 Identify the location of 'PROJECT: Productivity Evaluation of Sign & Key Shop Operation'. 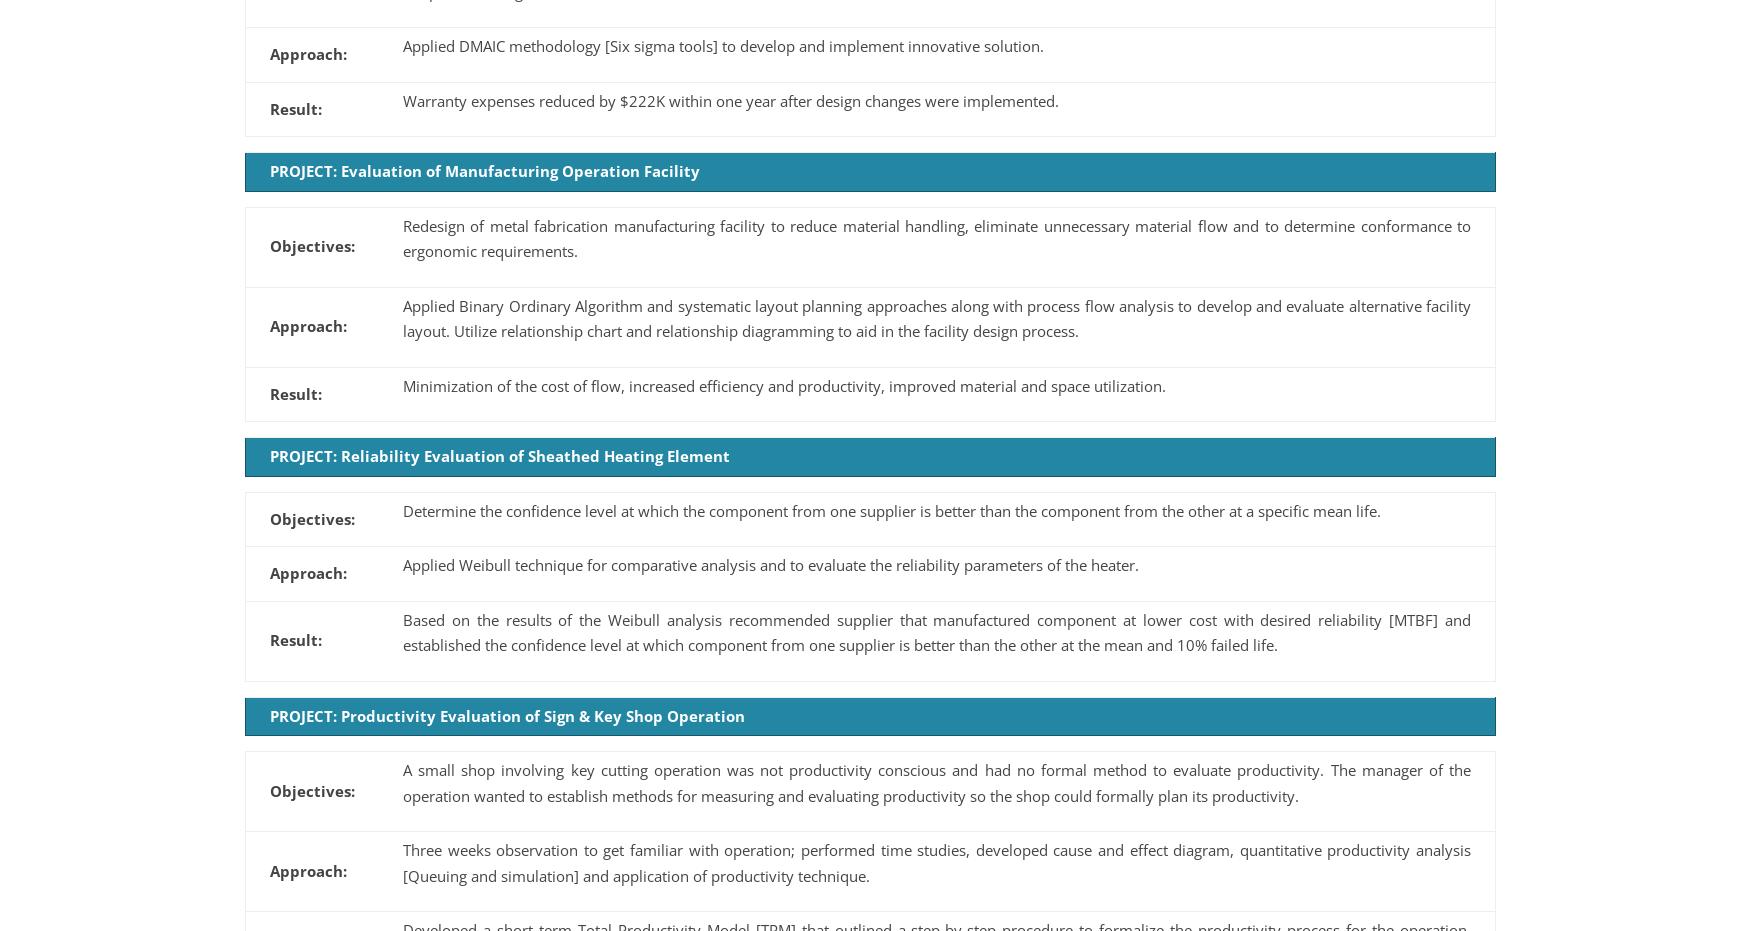
(506, 714).